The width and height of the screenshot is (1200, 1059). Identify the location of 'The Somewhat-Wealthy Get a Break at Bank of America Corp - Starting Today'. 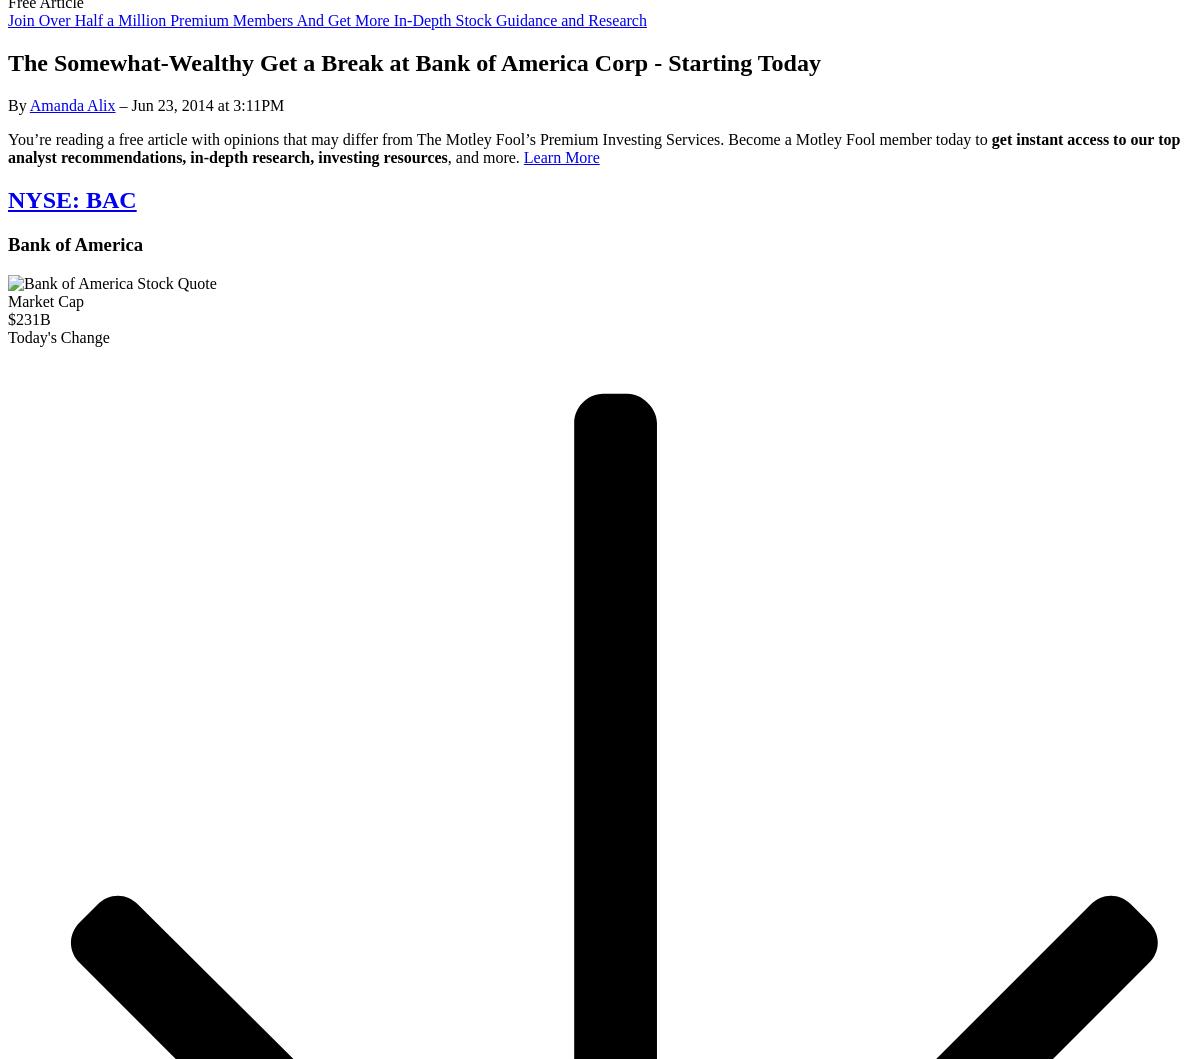
(413, 63).